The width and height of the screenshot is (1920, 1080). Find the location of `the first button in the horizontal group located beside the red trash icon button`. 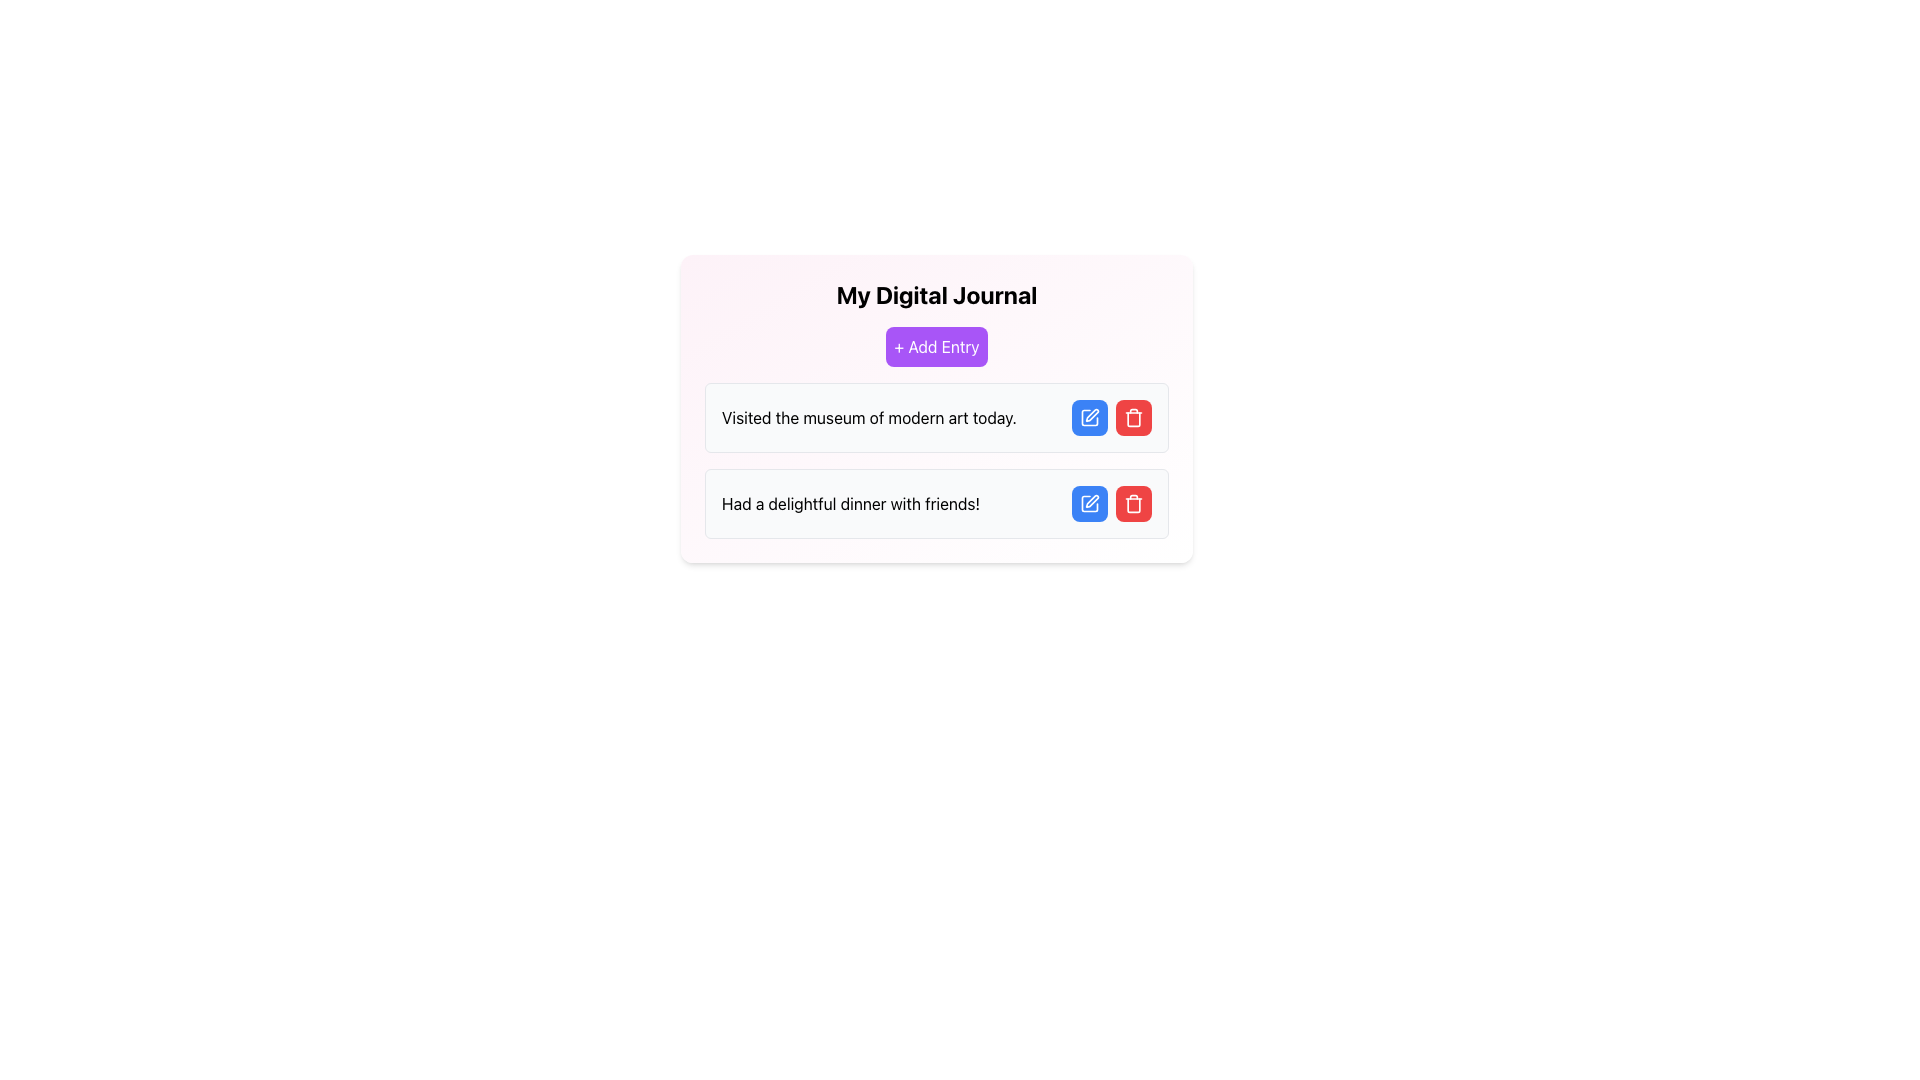

the first button in the horizontal group located beside the red trash icon button is located at coordinates (1088, 503).